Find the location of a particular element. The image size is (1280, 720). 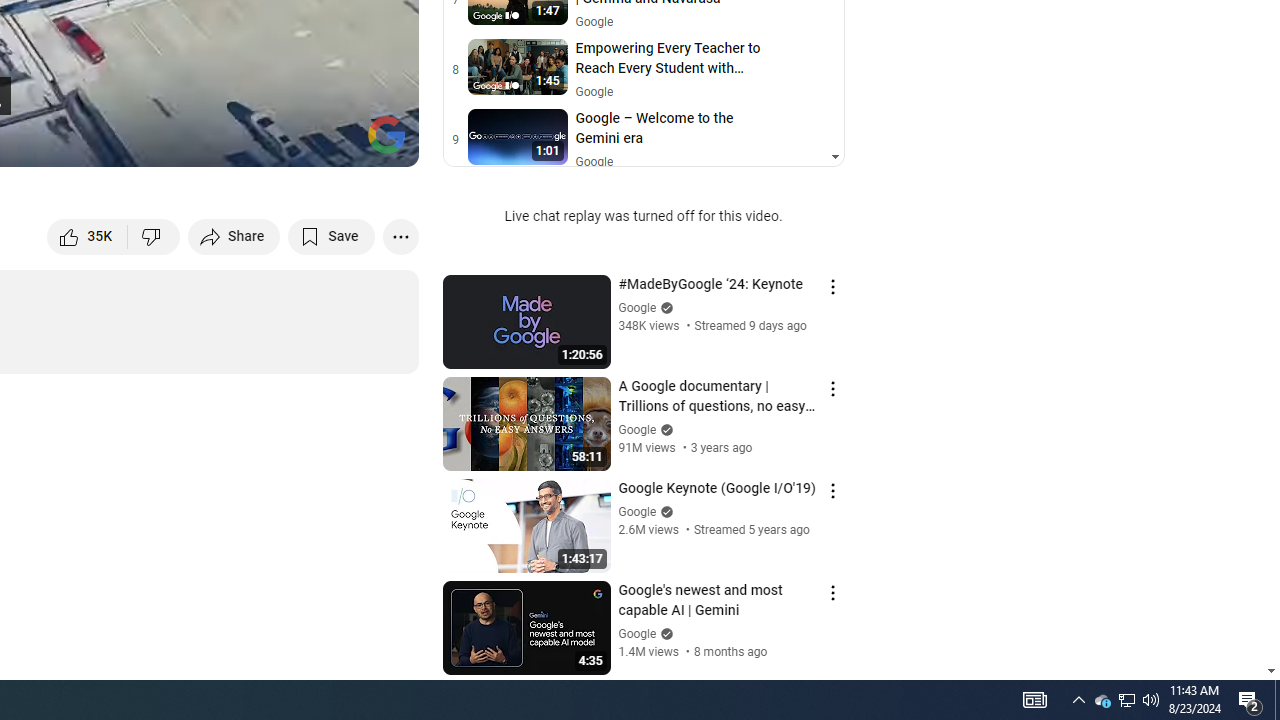

'Save to playlist' is located at coordinates (331, 235).